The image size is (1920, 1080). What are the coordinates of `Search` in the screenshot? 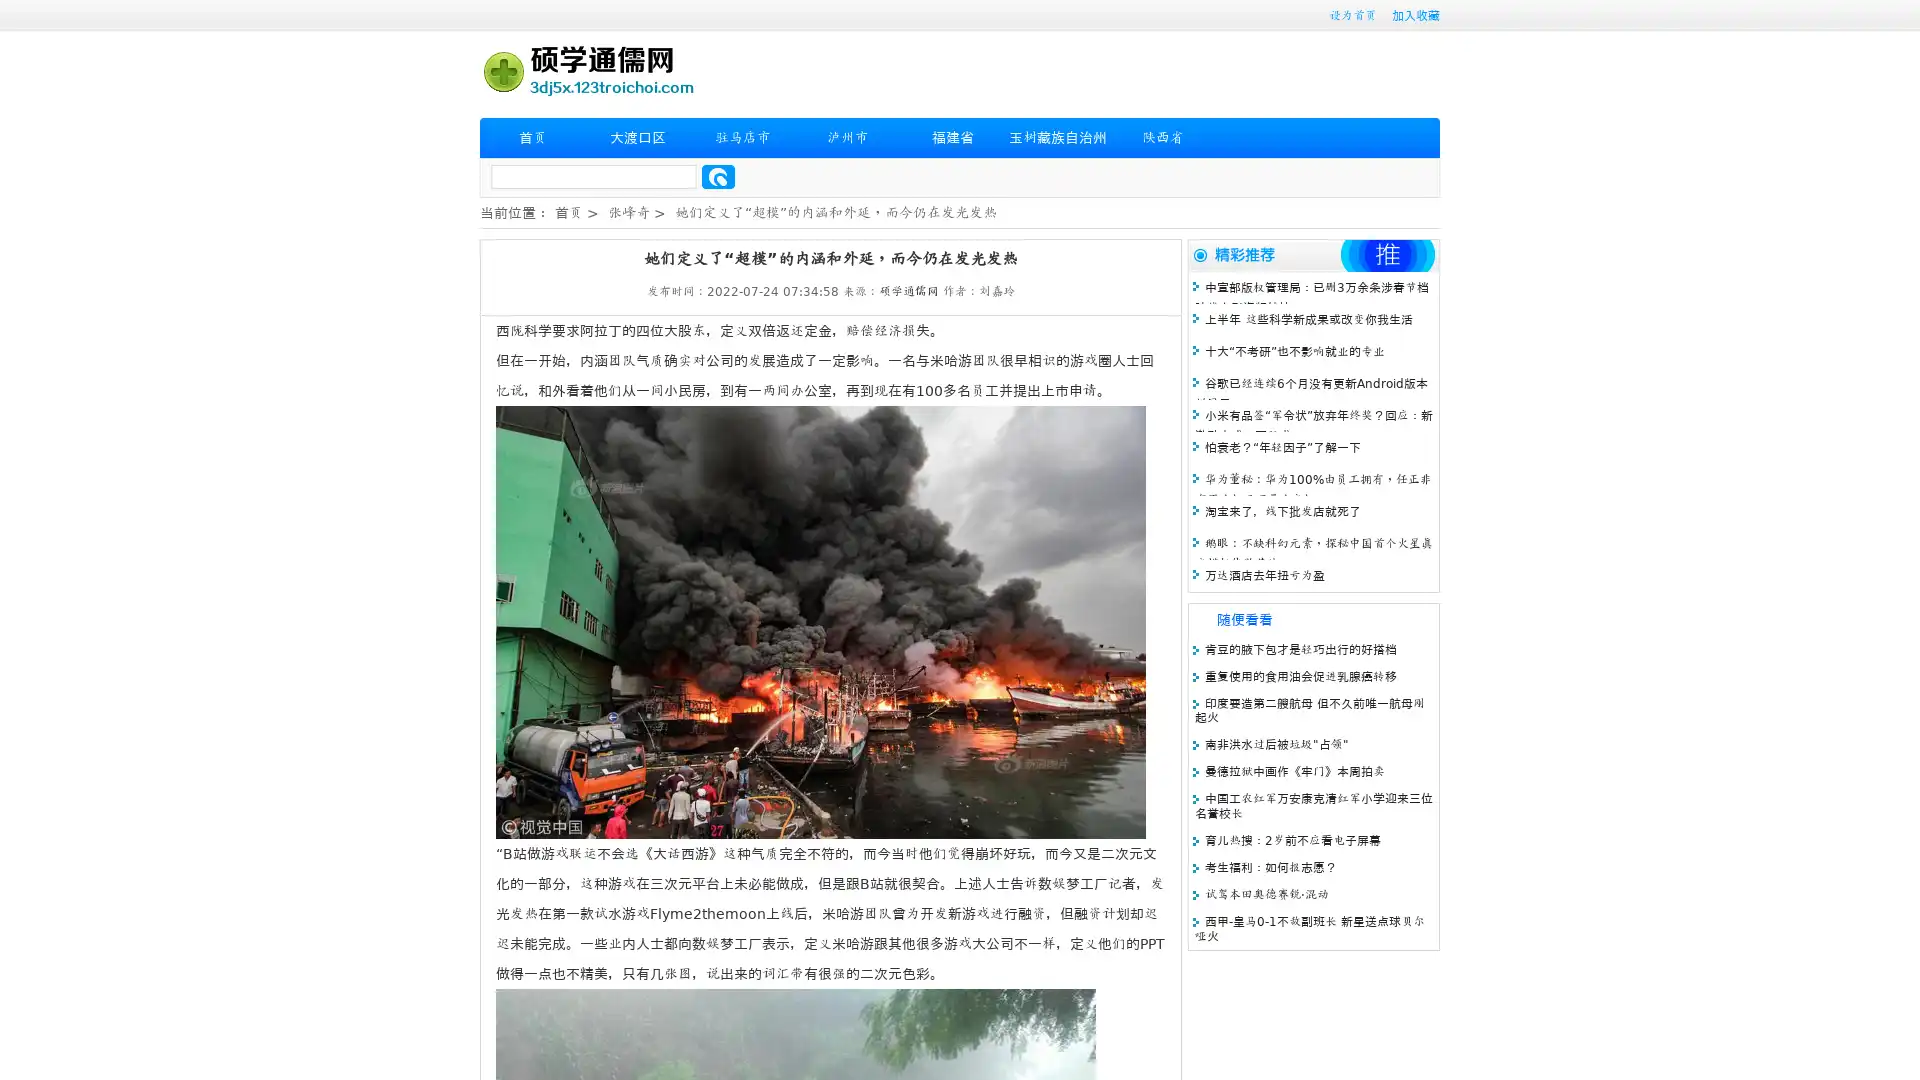 It's located at (718, 176).